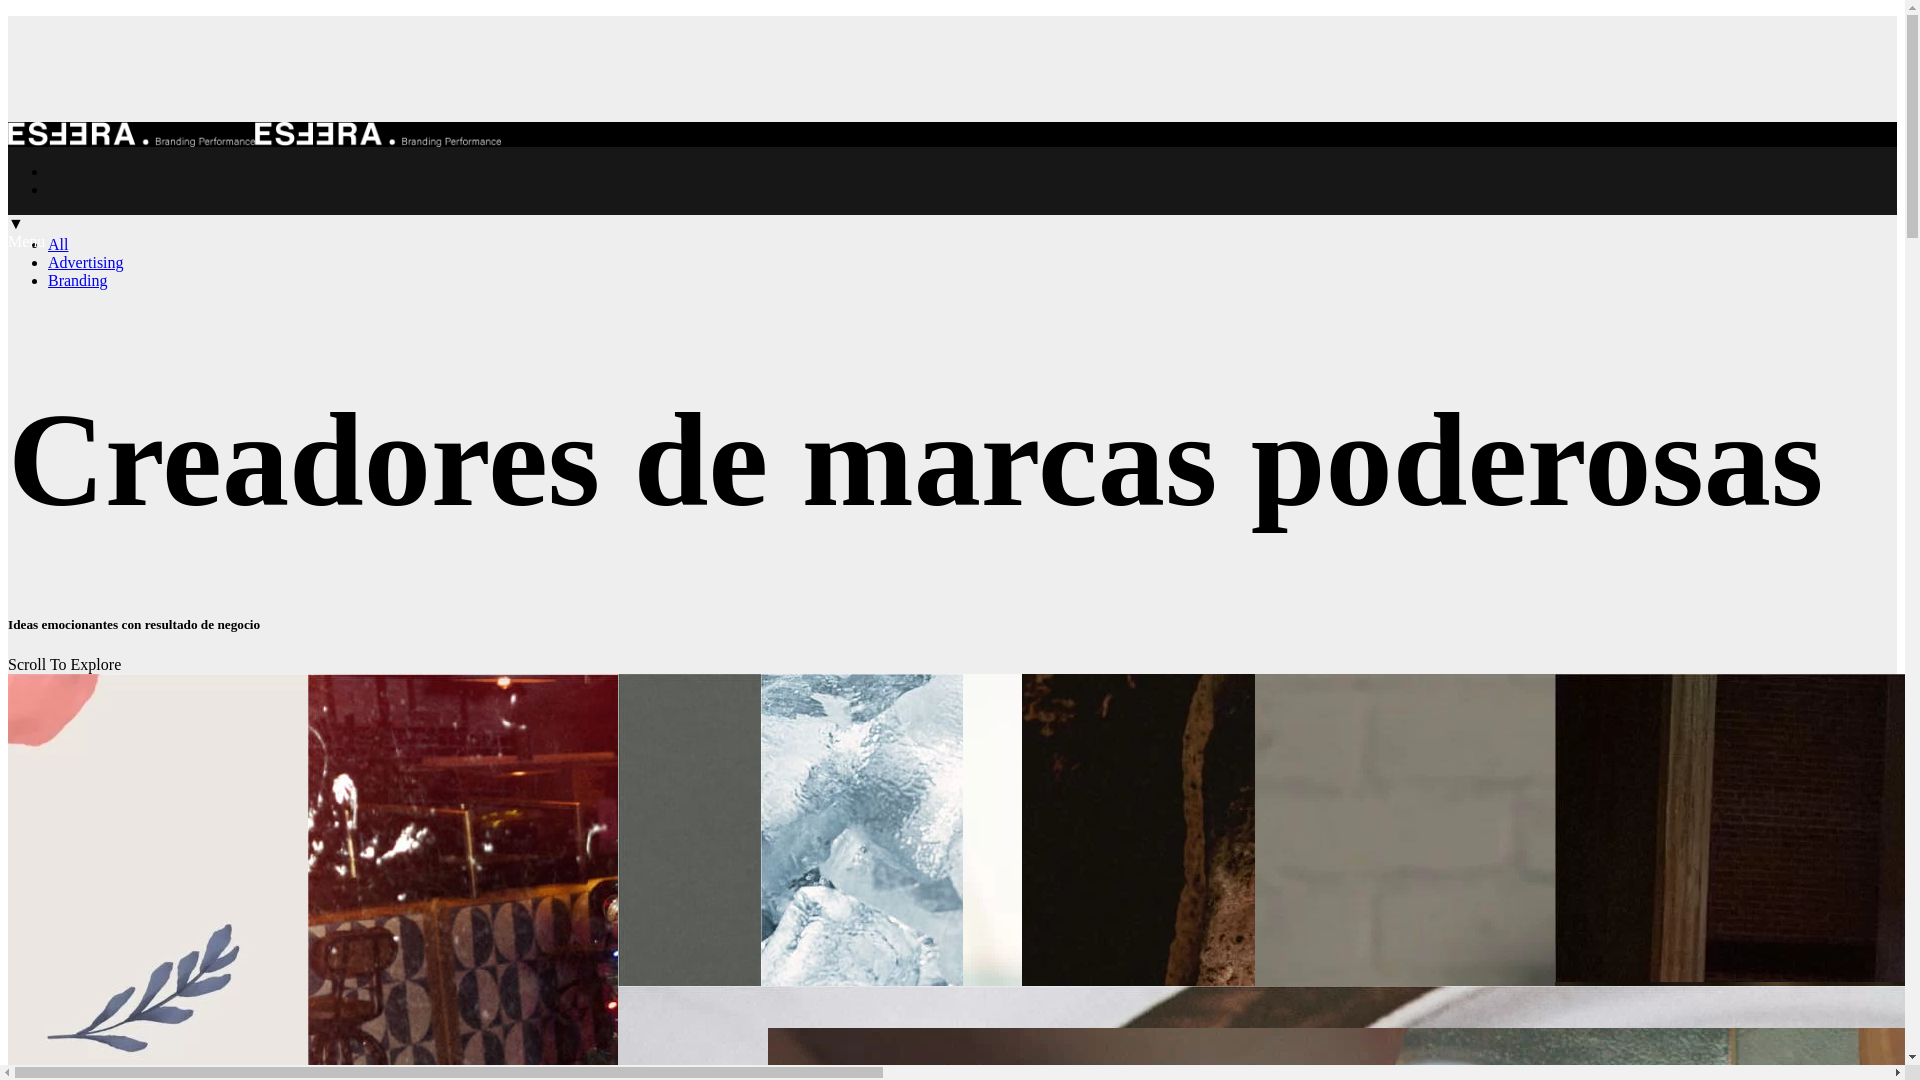 Image resolution: width=1920 pixels, height=1080 pixels. Describe the element at coordinates (85, 261) in the screenshot. I see `'Advertising'` at that location.